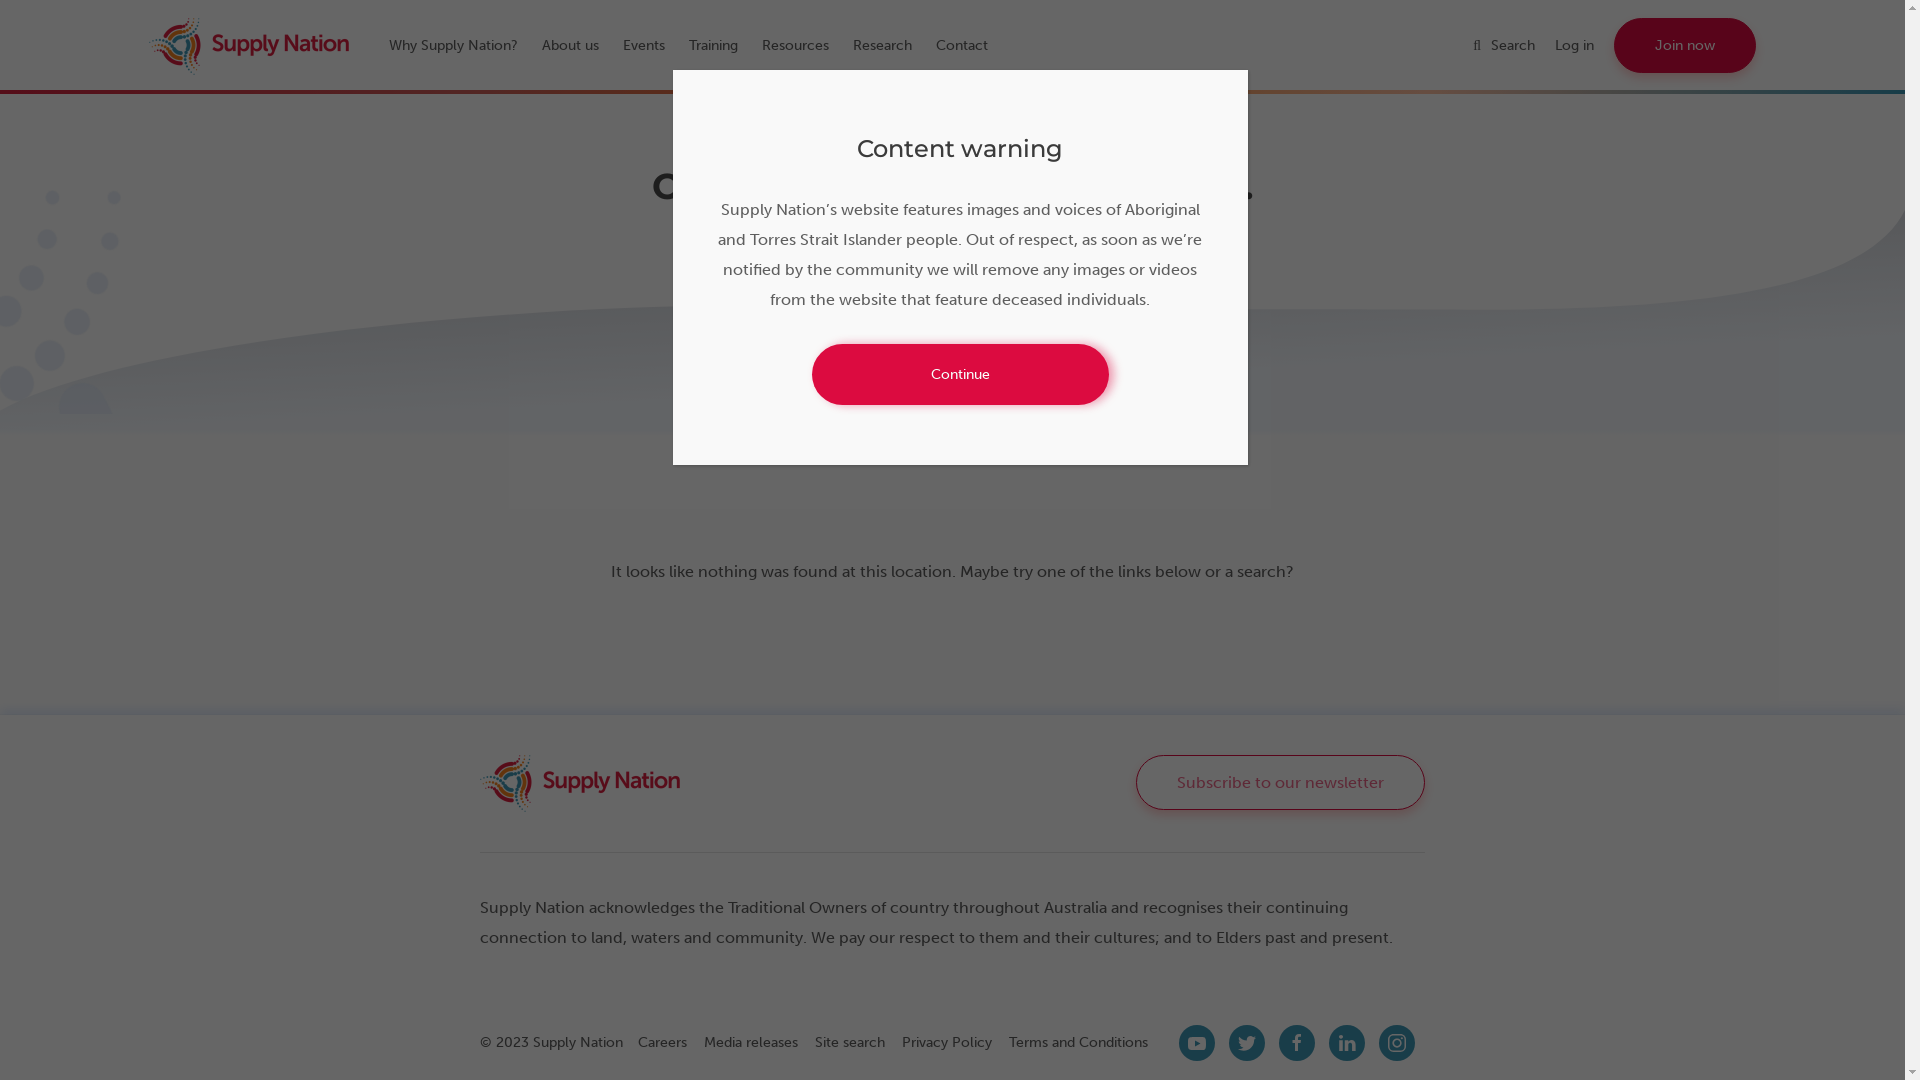  I want to click on 'Supply Nation on LinkedIn', so click(1347, 1041).